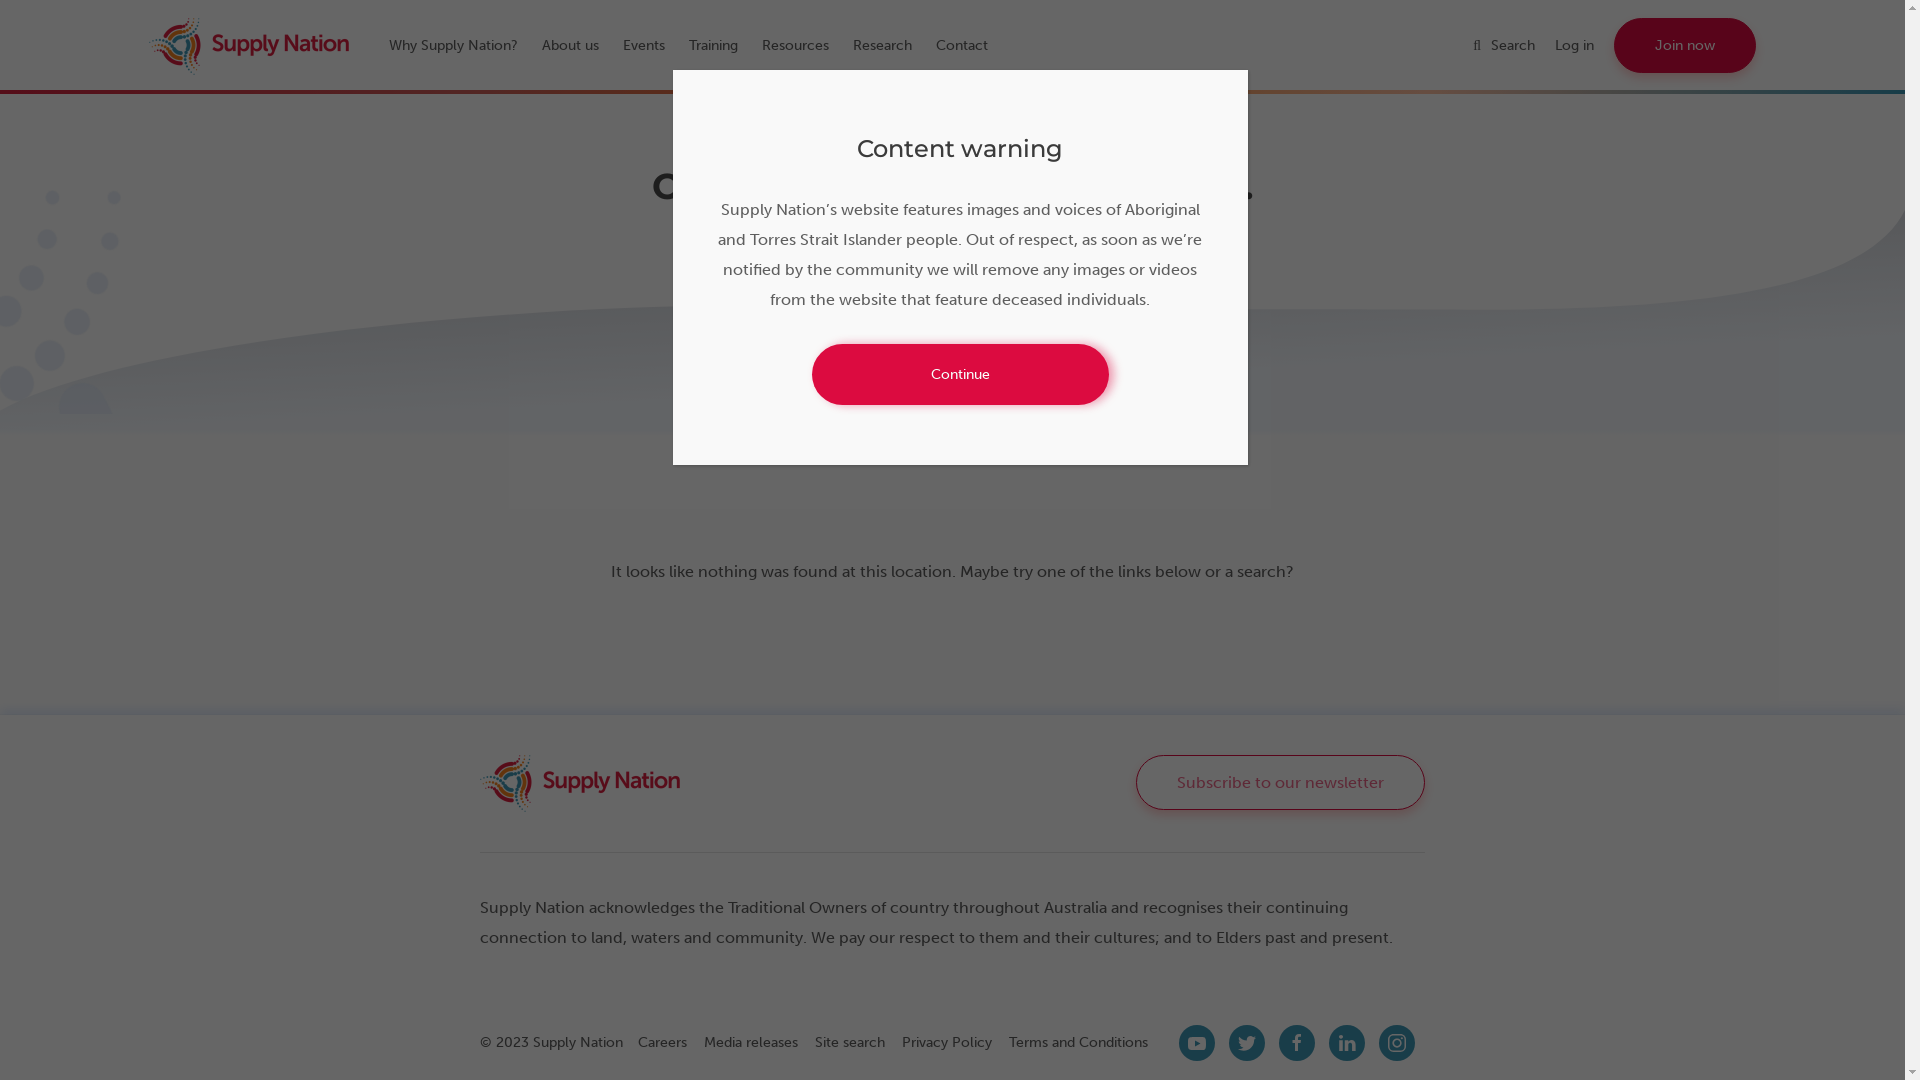  I want to click on 'Supply Nation on LinkedIn', so click(1347, 1041).